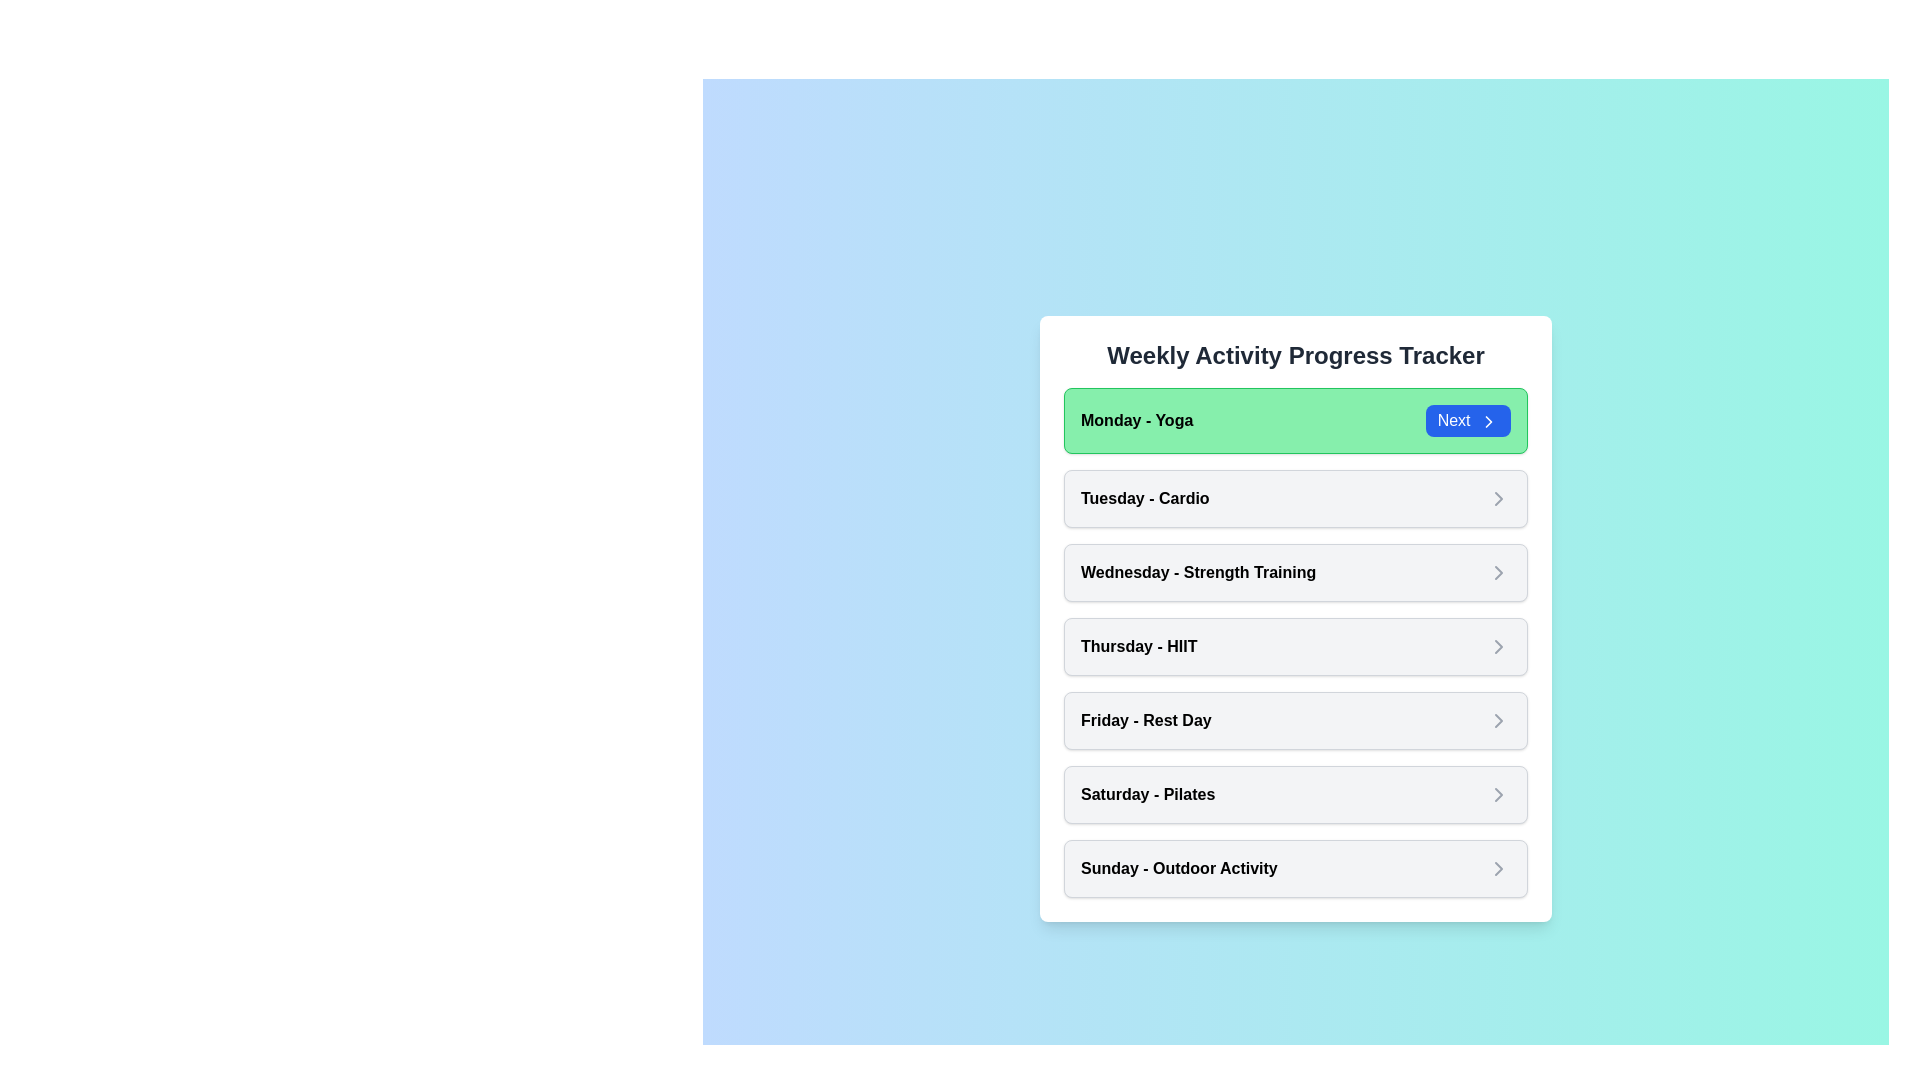 The width and height of the screenshot is (1920, 1080). I want to click on the right-facing chevron icon indicating forward navigation for the 'Saturday - Pilates' item, so click(1498, 793).